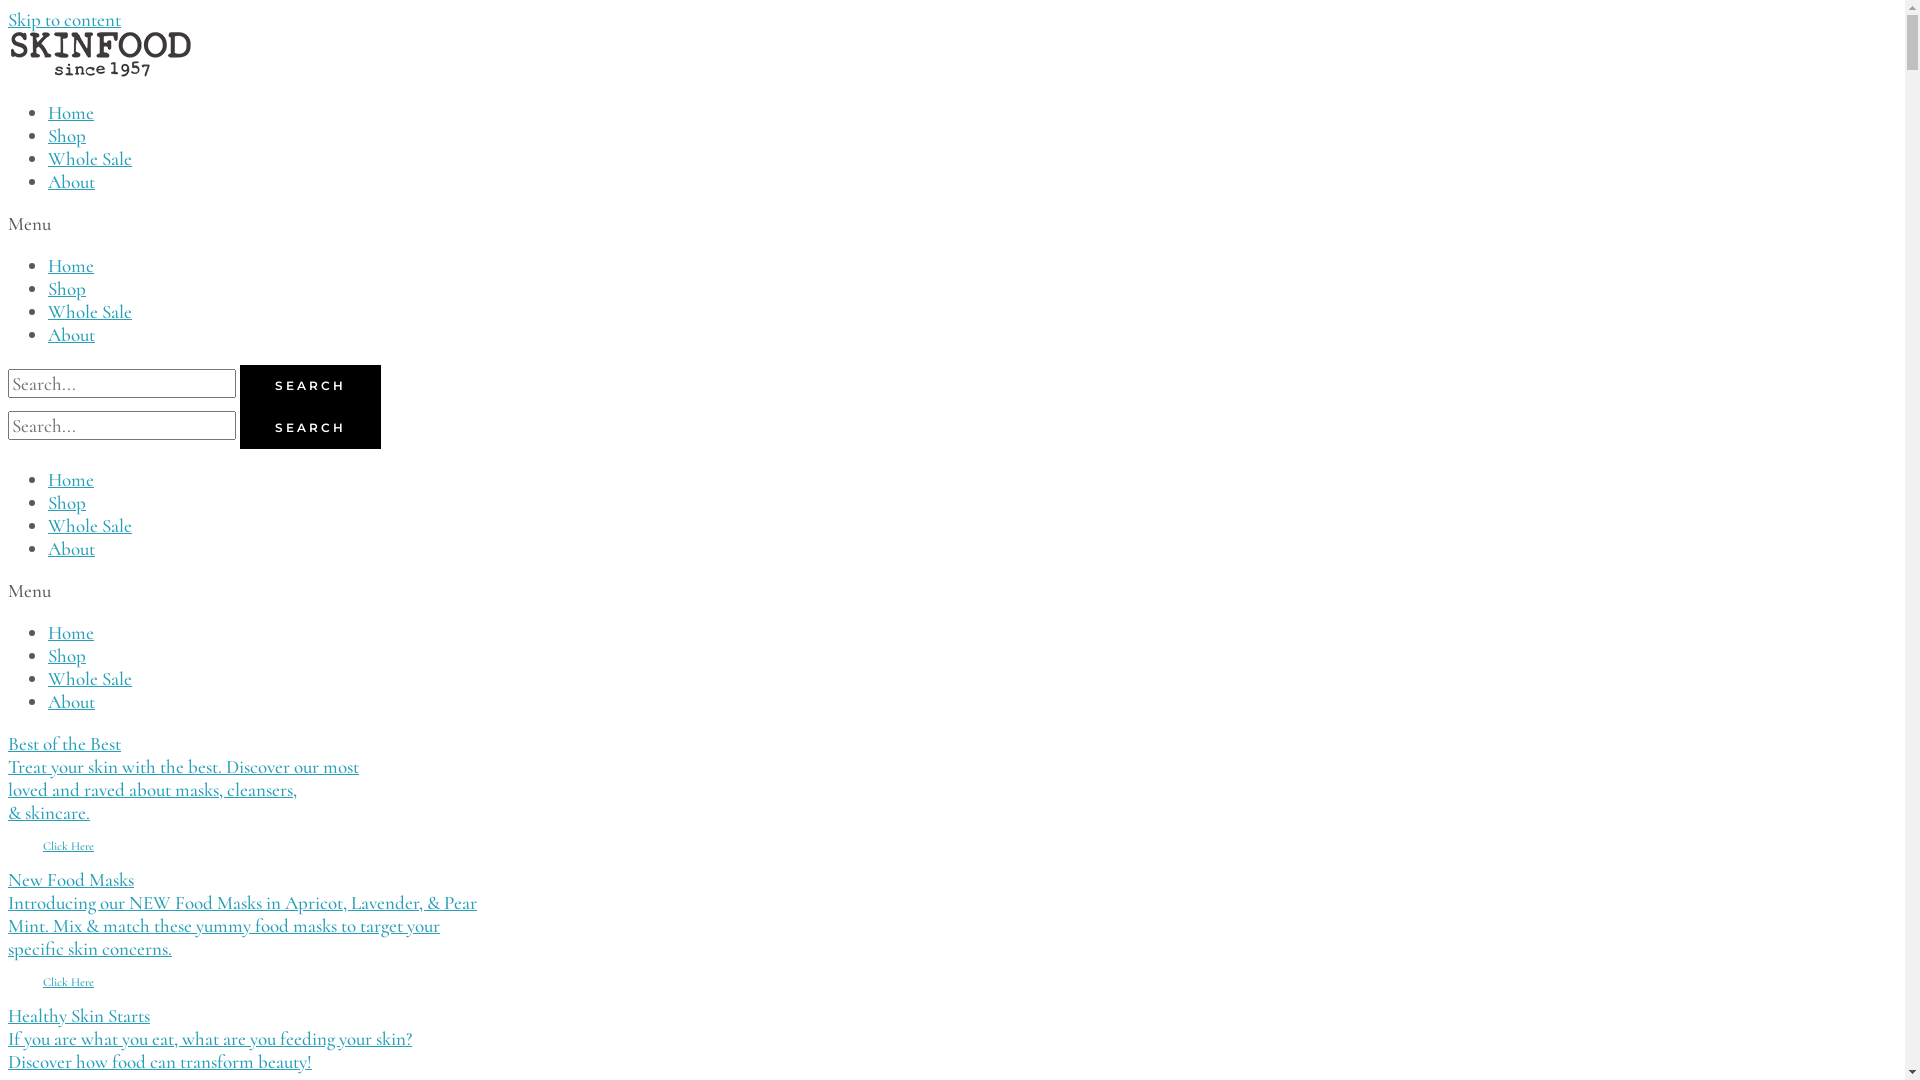 The height and width of the screenshot is (1080, 1920). Describe the element at coordinates (71, 181) in the screenshot. I see `'About'` at that location.